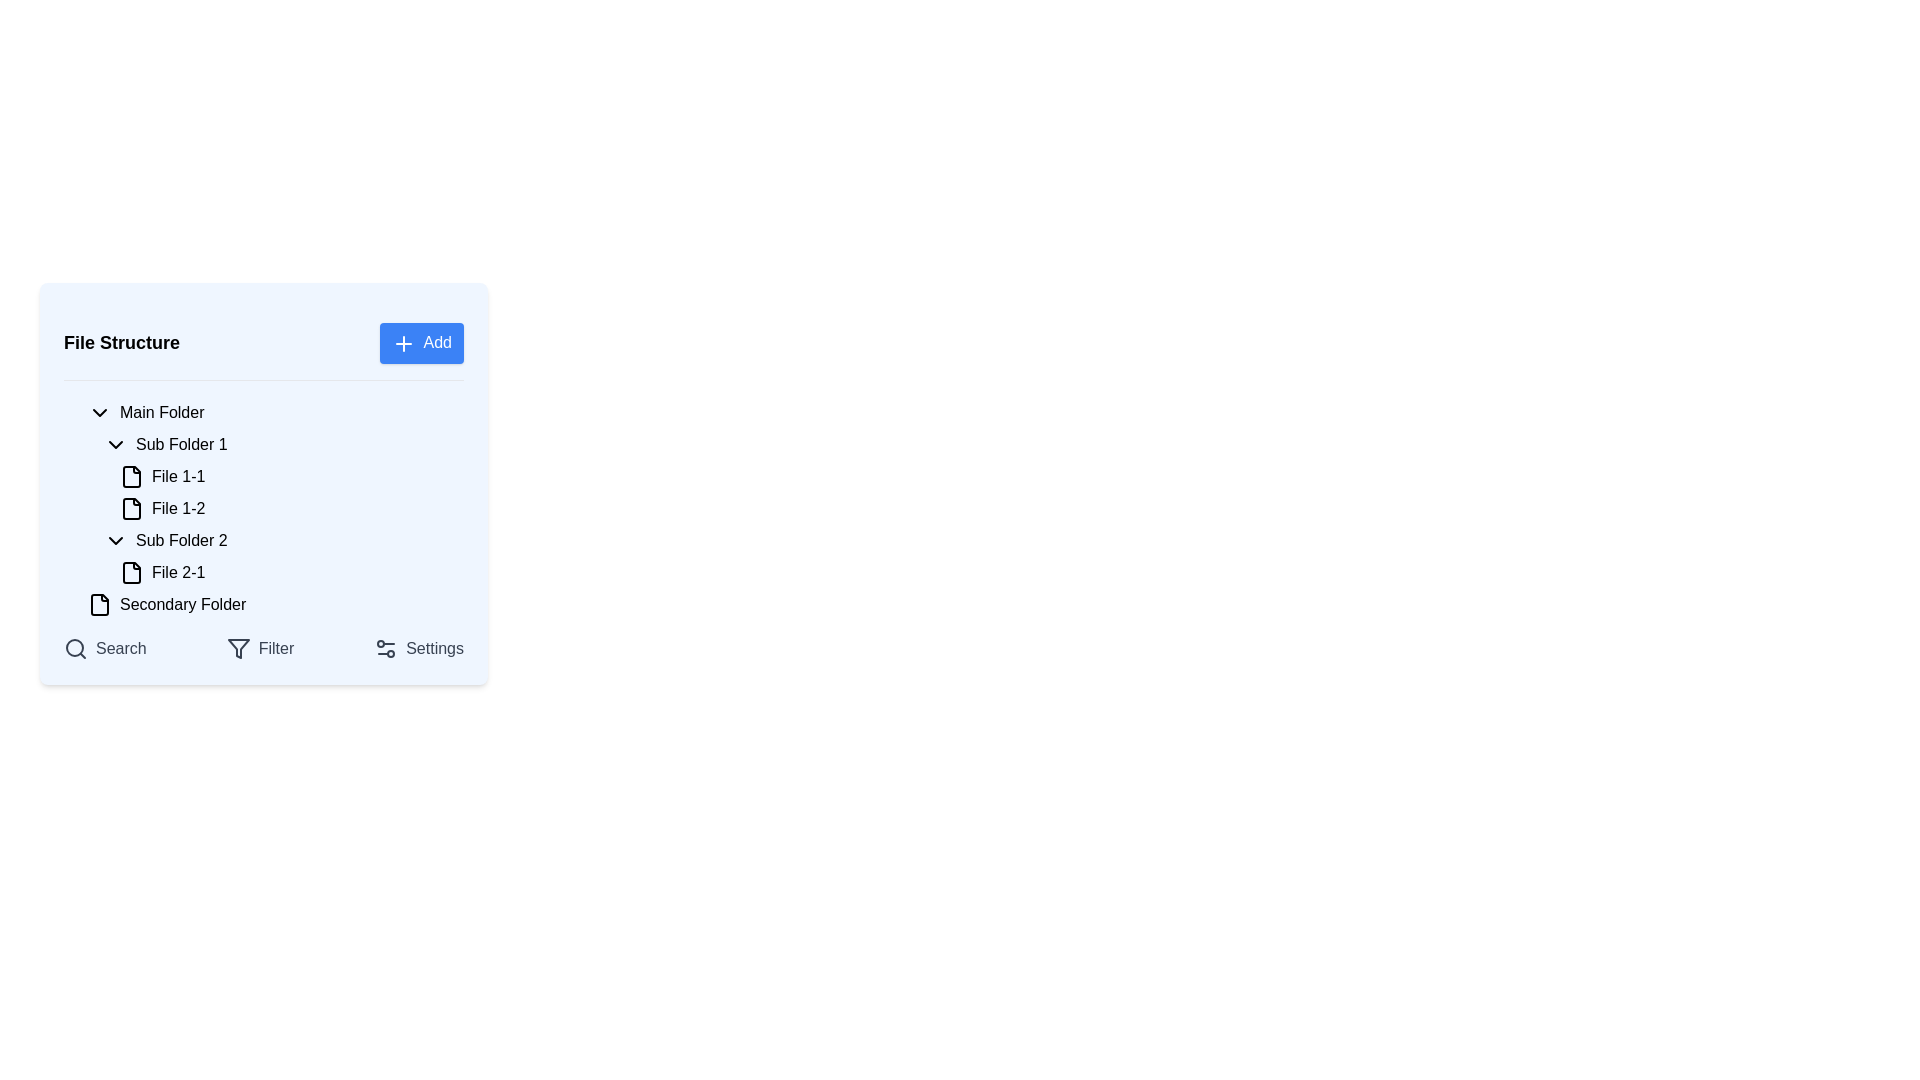 This screenshot has height=1080, width=1920. What do you see at coordinates (114, 540) in the screenshot?
I see `the Chevron Icon located to the left of the text 'Sub Folder 2' to provide visual feedback` at bounding box center [114, 540].